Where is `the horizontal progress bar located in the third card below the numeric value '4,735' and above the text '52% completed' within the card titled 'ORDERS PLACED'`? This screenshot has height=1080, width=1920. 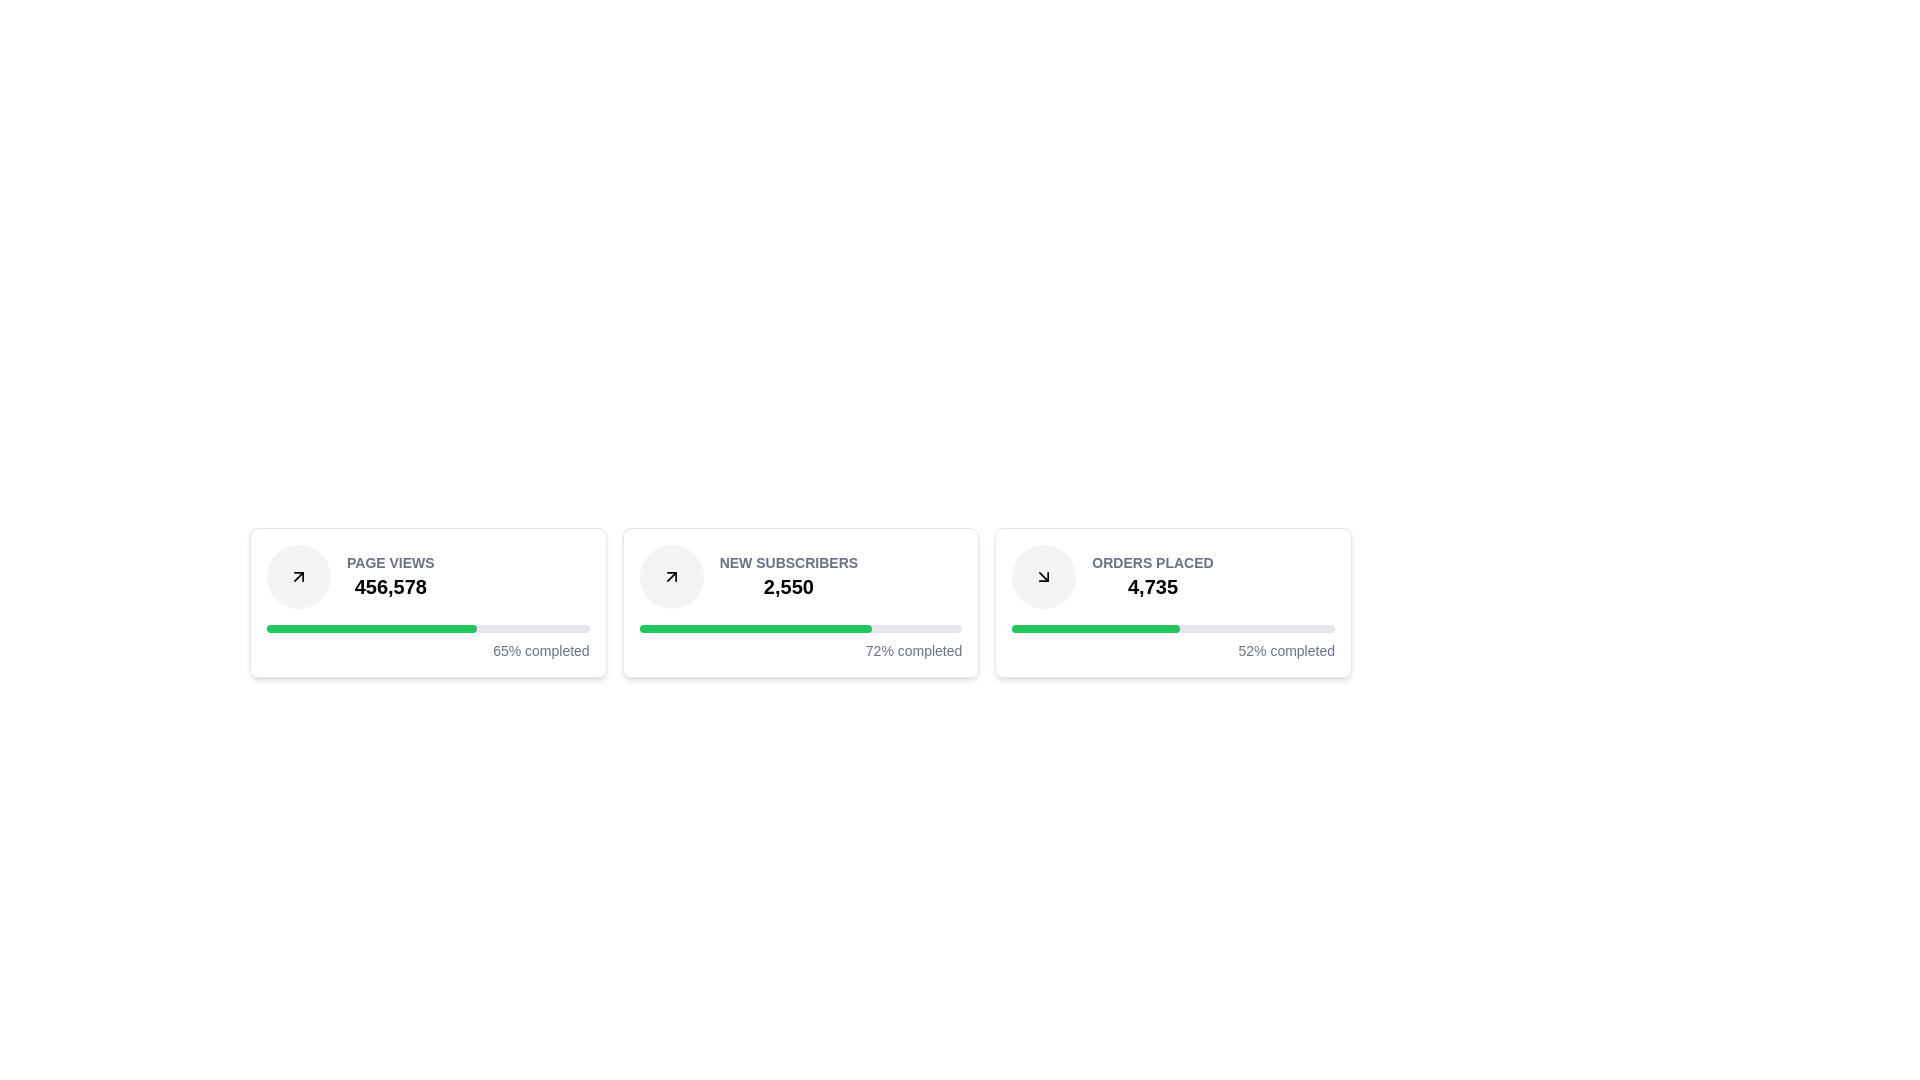
the horizontal progress bar located in the third card below the numeric value '4,735' and above the text '52% completed' within the card titled 'ORDERS PLACED' is located at coordinates (1173, 627).